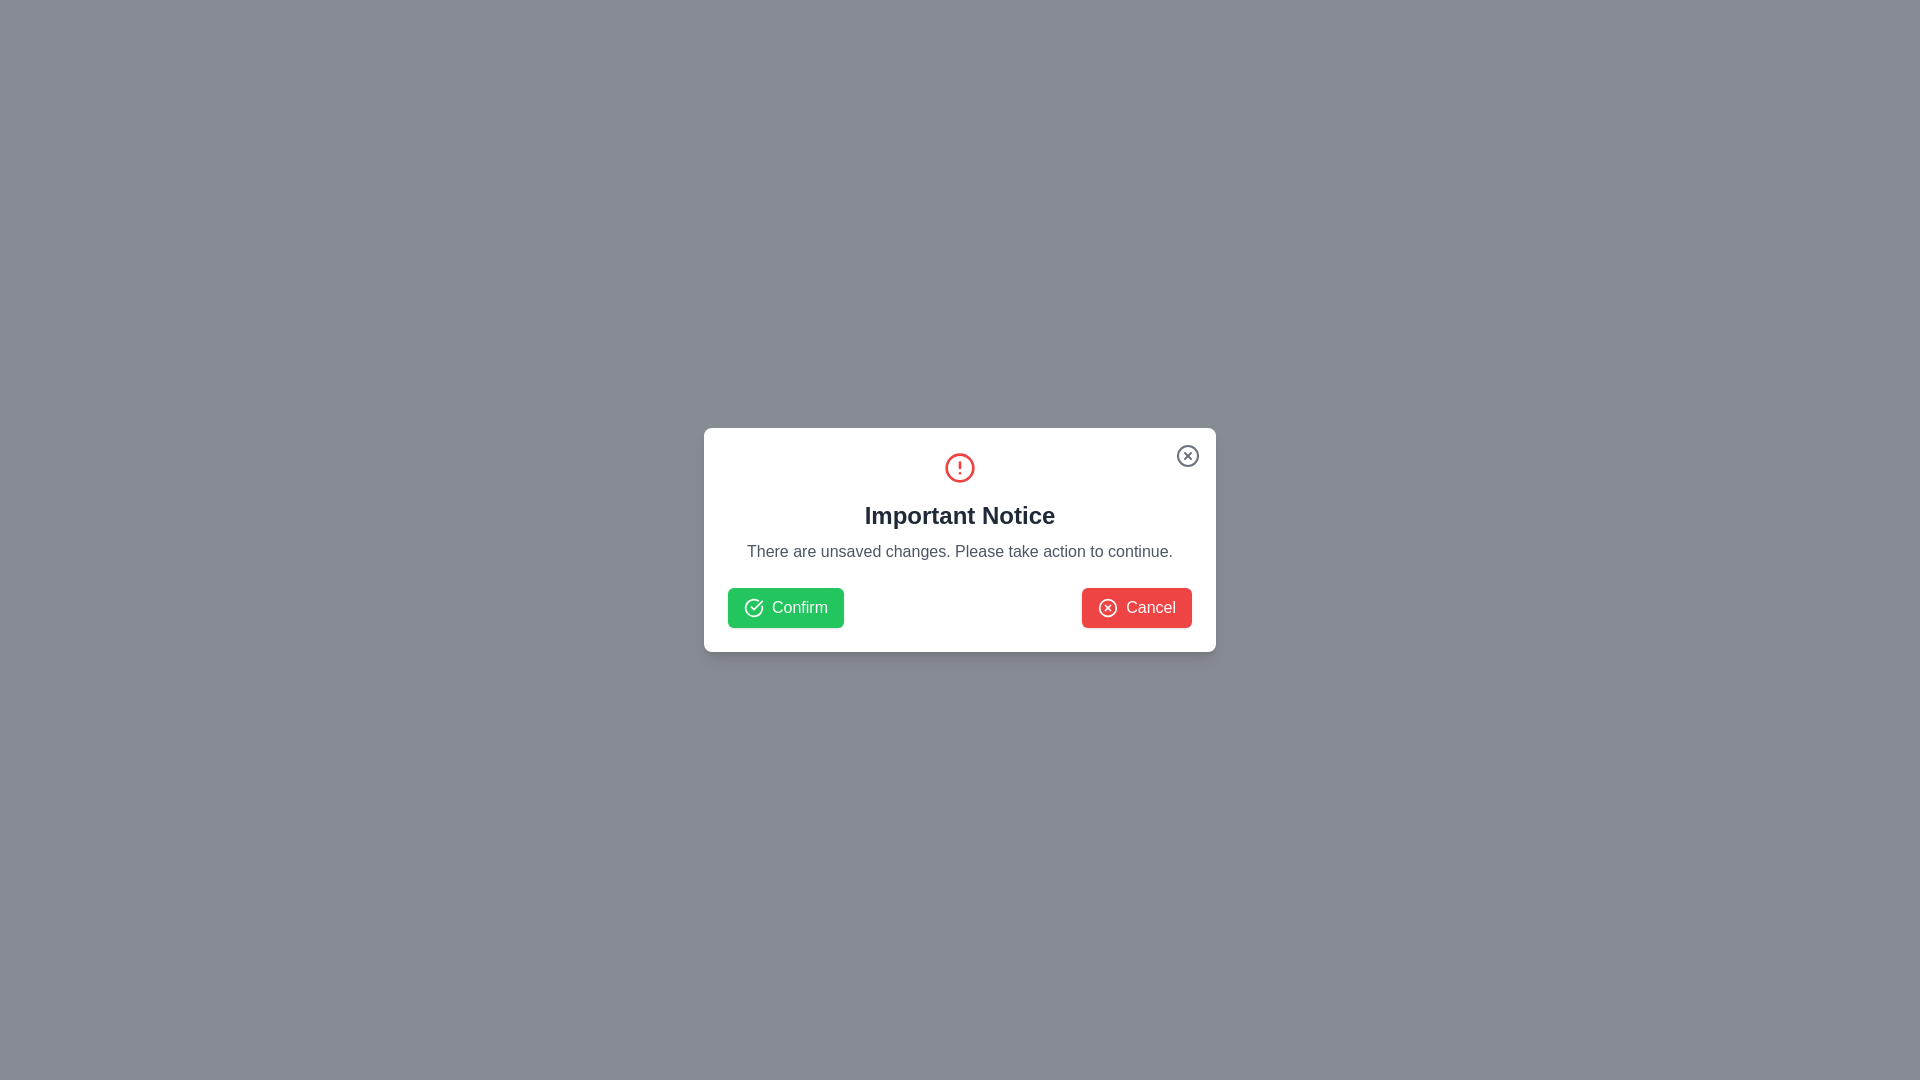 This screenshot has width=1920, height=1080. Describe the element at coordinates (800, 607) in the screenshot. I see `the 'Confirm' button, which displays the text label 'Confirm' on a green background, to confirm the action` at that location.